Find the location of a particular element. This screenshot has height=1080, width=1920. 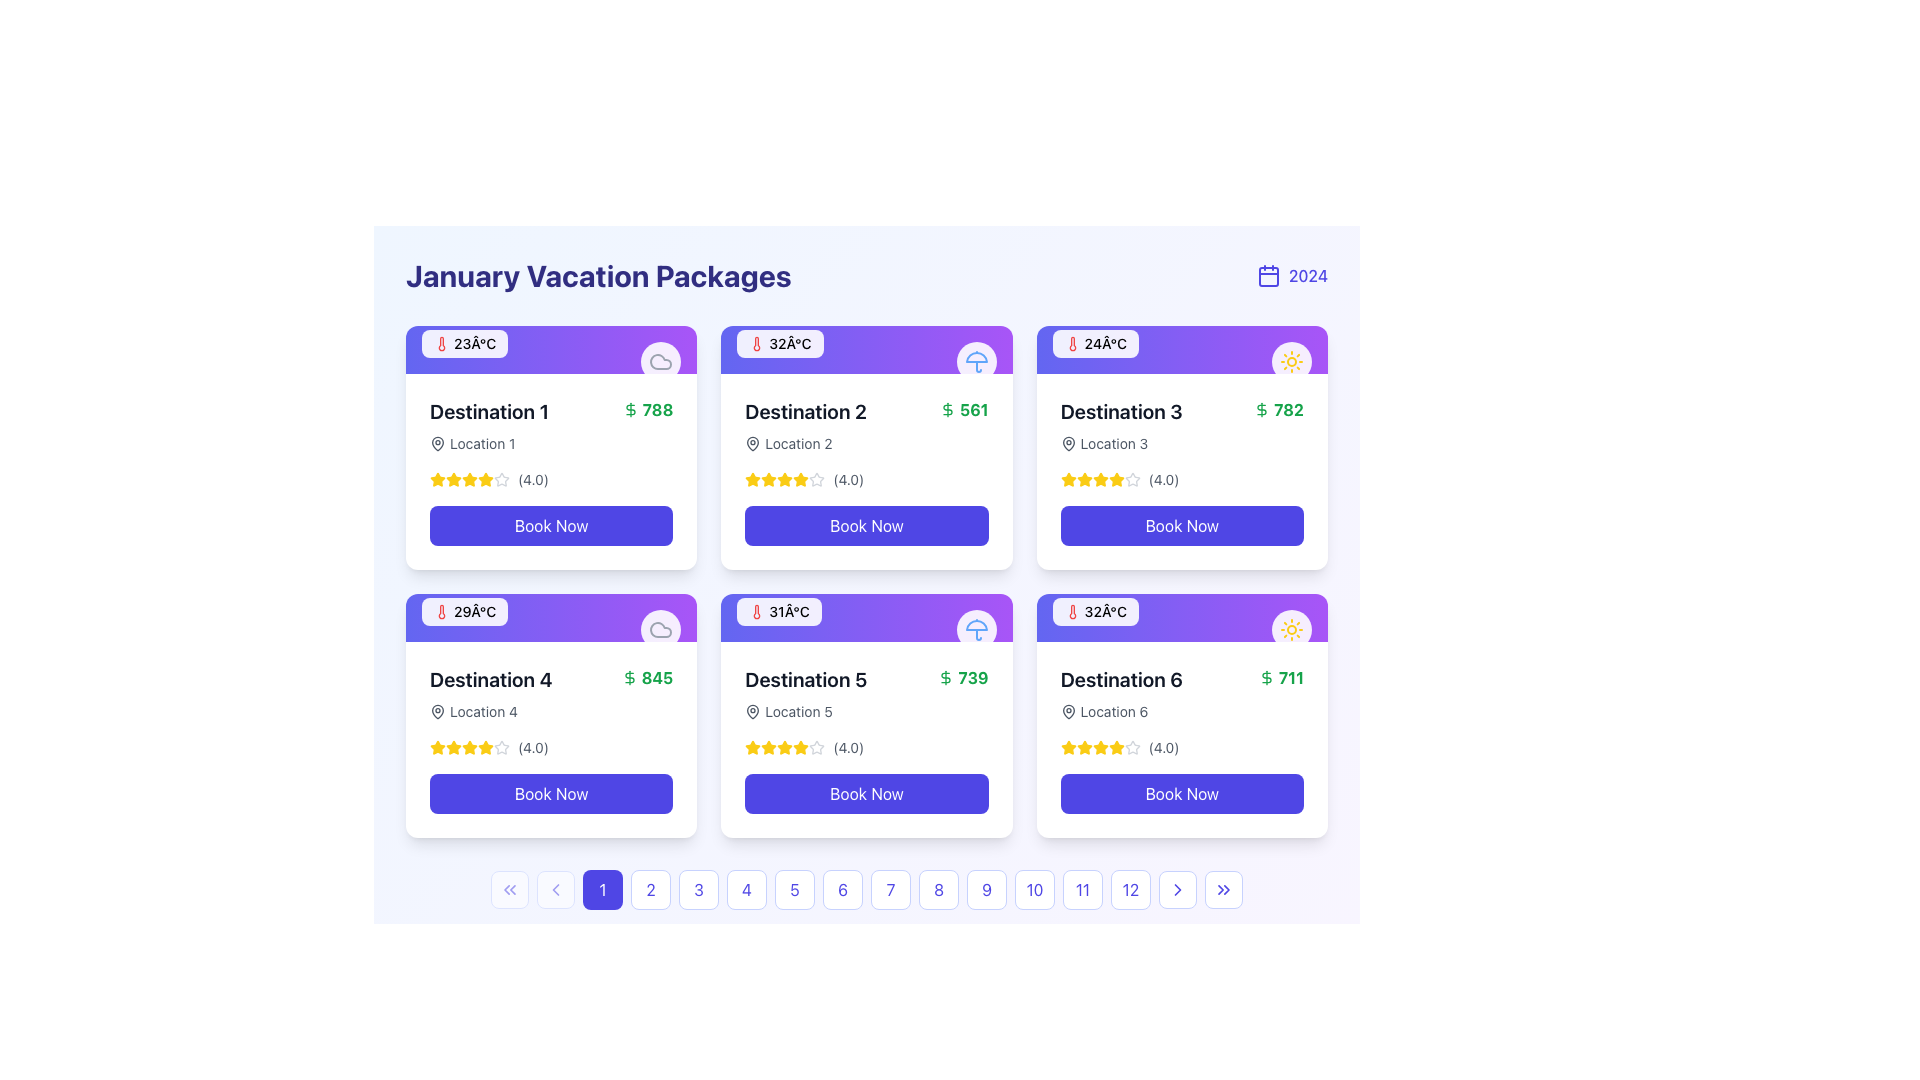

the fifth star-shaped icon with a yellow fill in the rating area under 'Destination 4' is located at coordinates (485, 748).